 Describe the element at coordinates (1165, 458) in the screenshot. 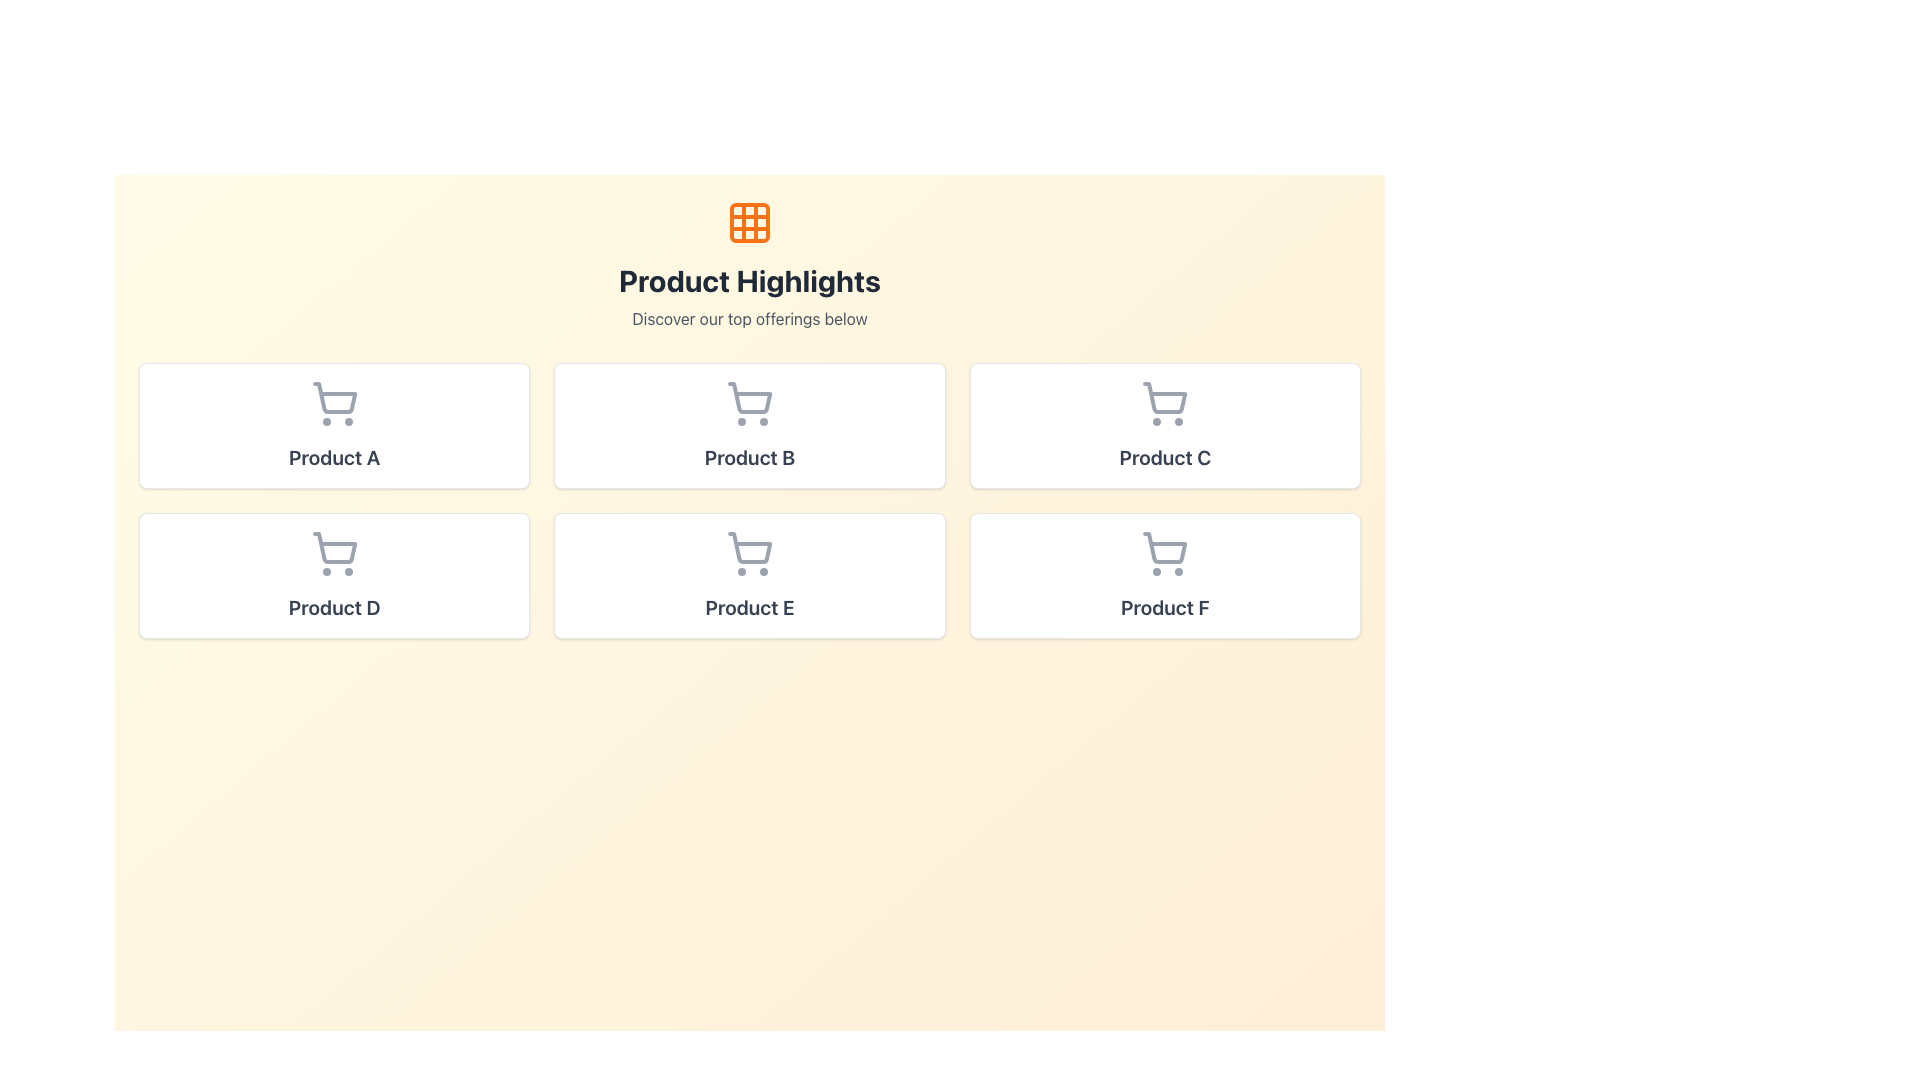

I see `the Text Label identifying 'Product C' located in the top-right corner of the card grid arrangement` at that location.